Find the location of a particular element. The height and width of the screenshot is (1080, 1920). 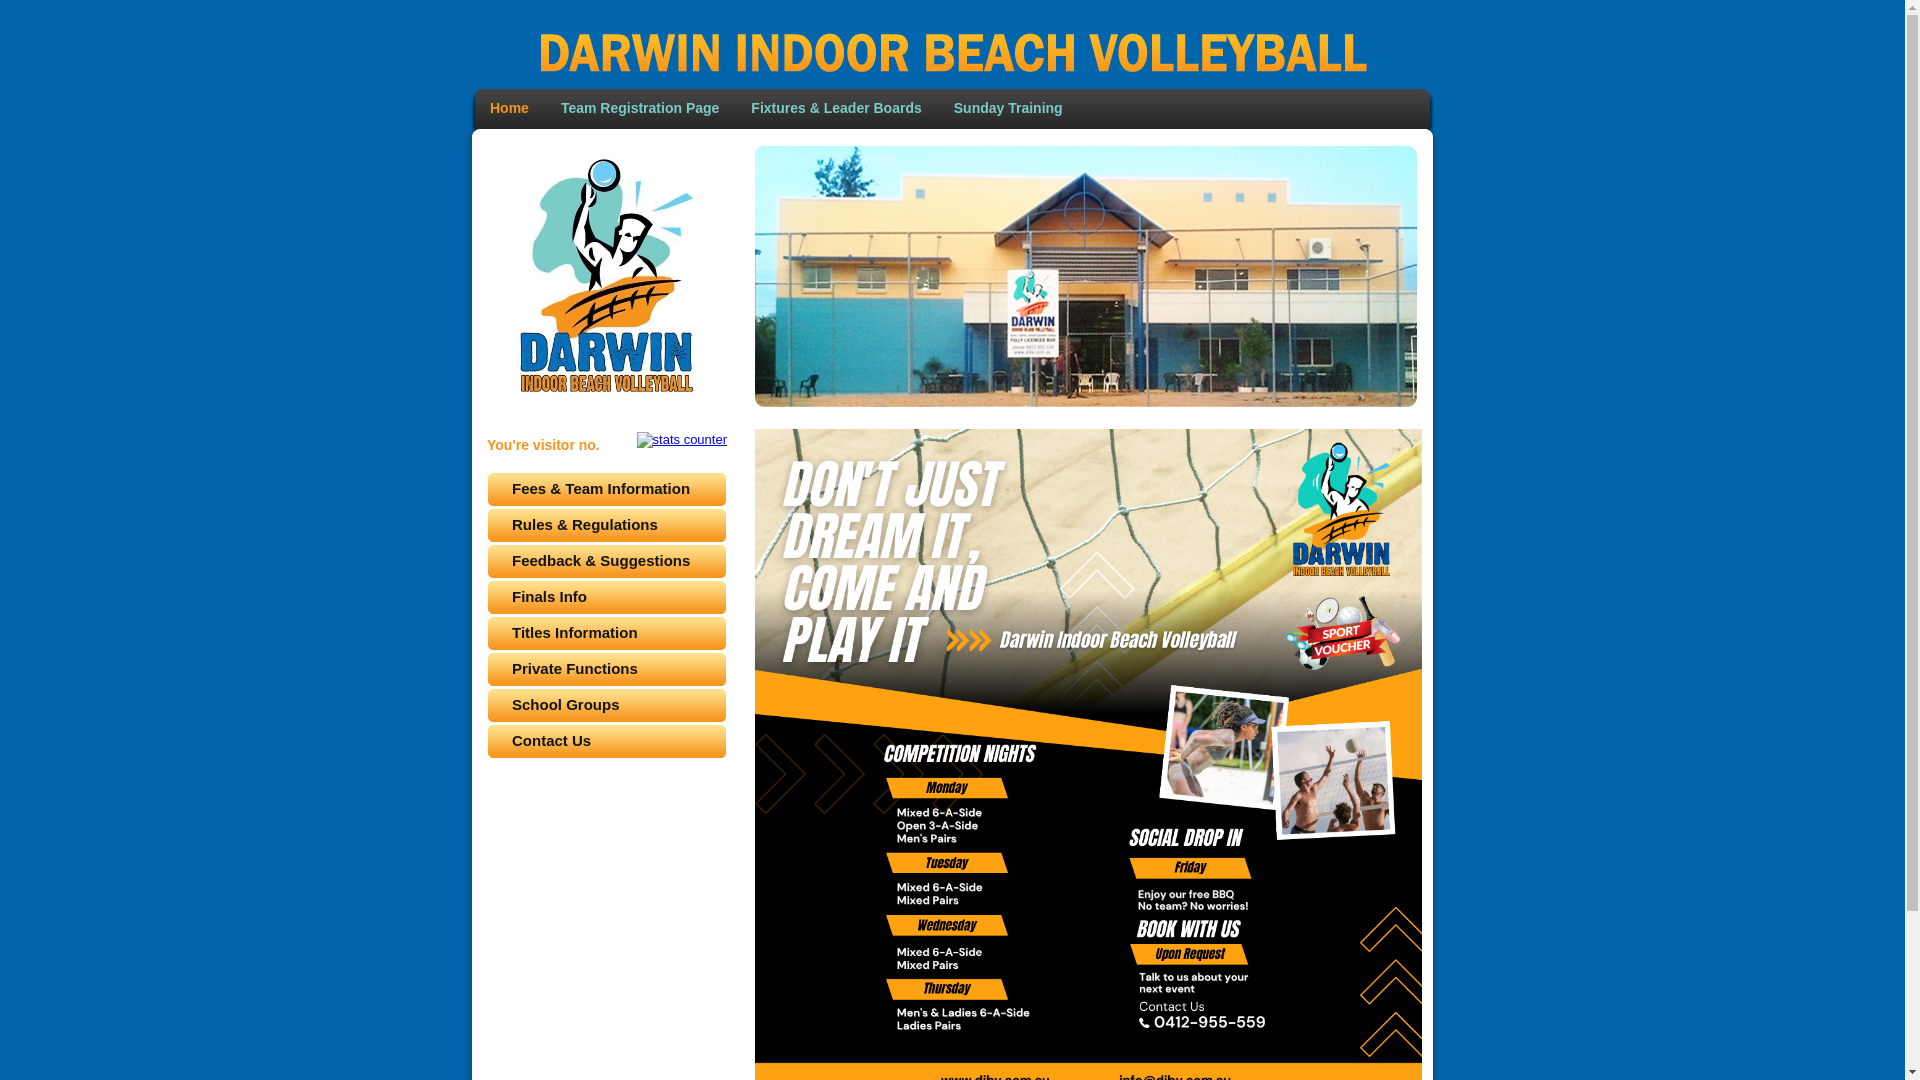

'Finals Info' is located at coordinates (605, 596).